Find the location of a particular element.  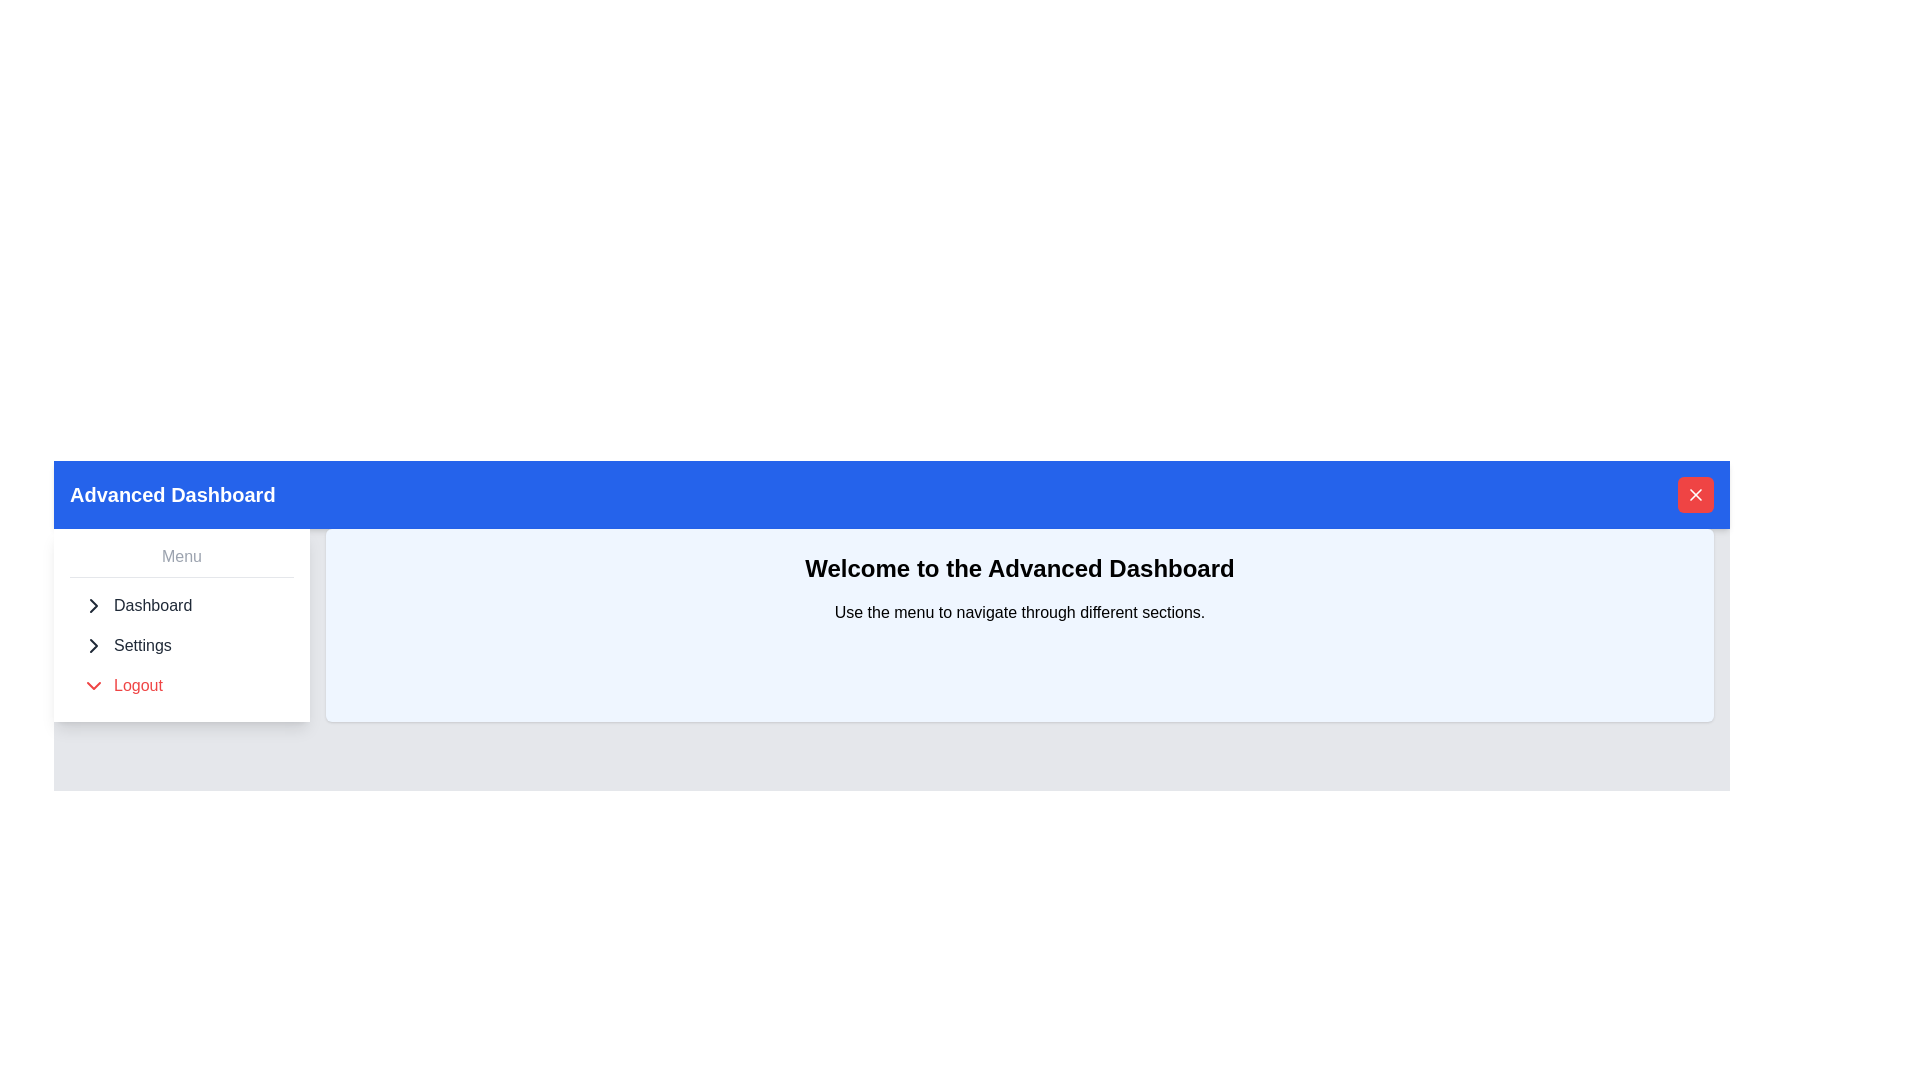

the static text label that serves as a section header for the menu, located at the top of the vertically stacked list in the left panel, above the 'Dashboard' item is located at coordinates (182, 561).